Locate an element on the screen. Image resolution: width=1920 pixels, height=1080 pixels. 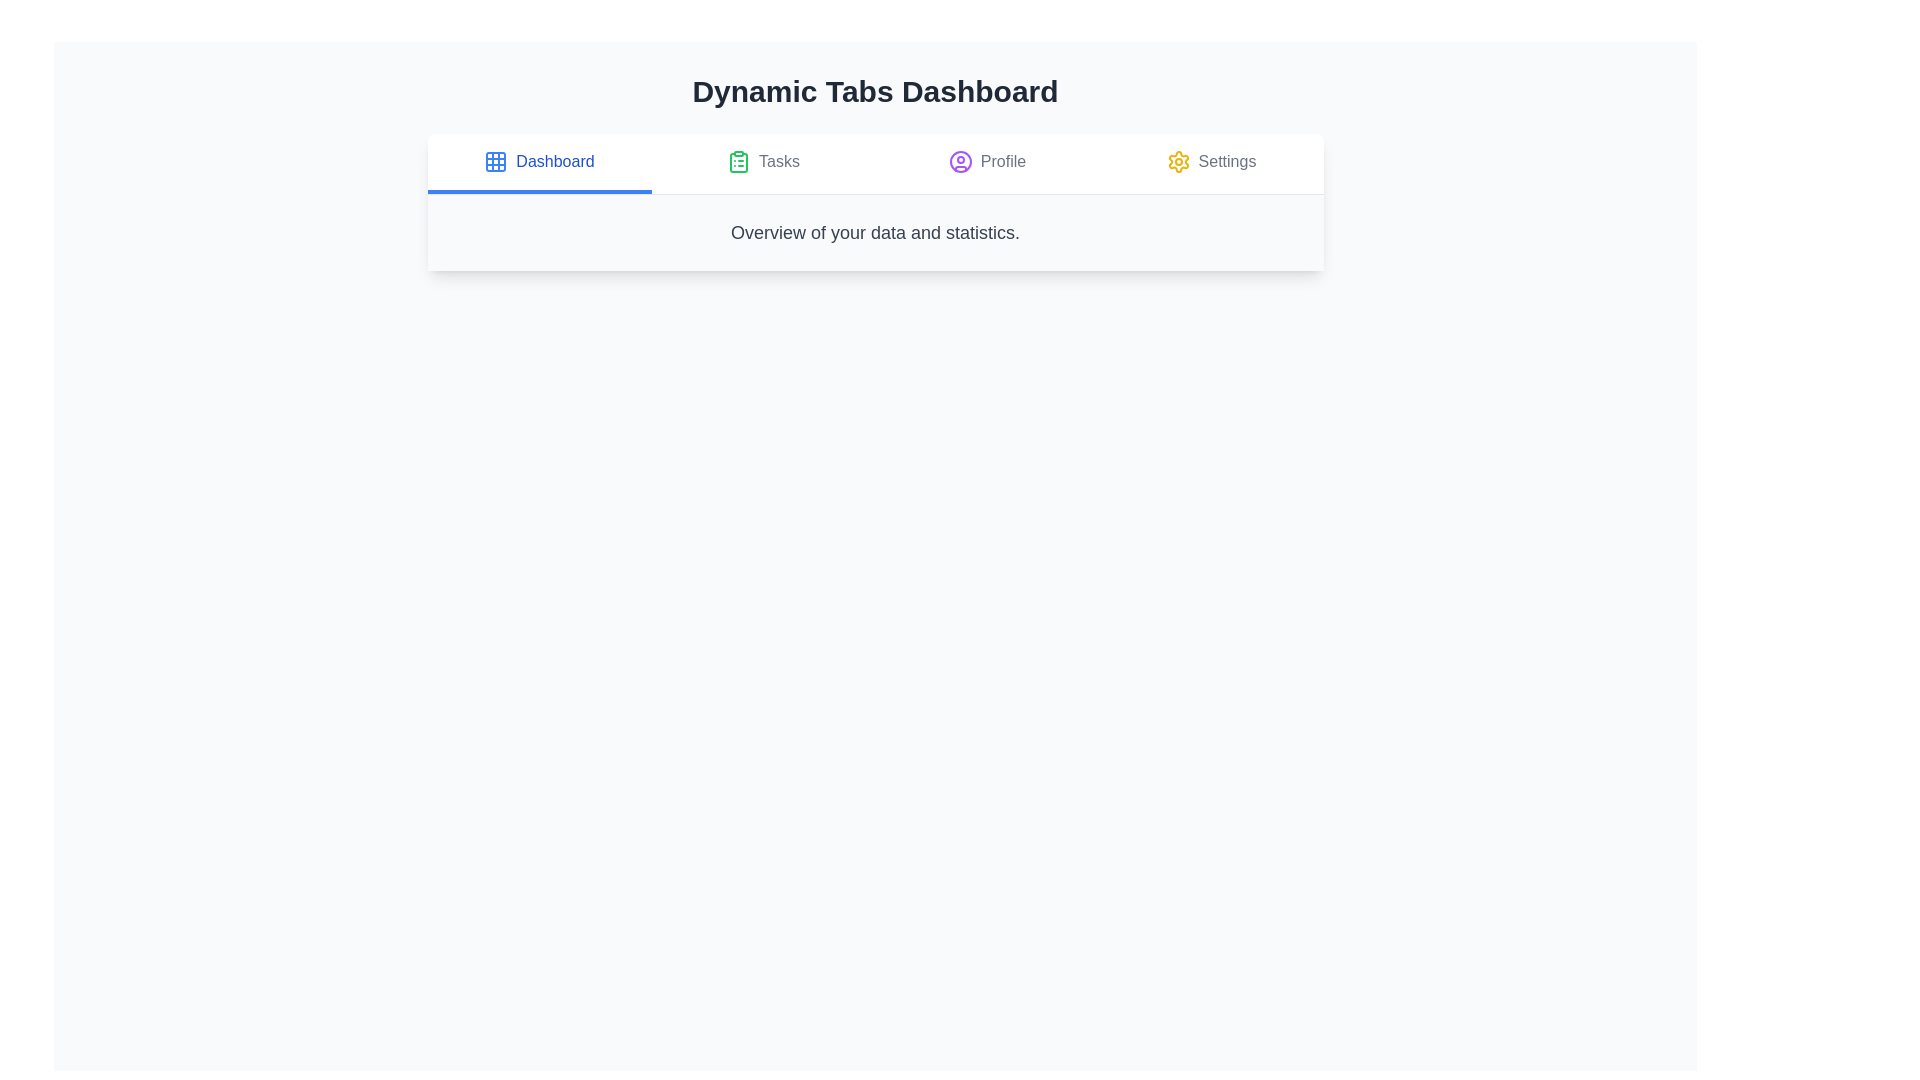
the 'Dashboard' Tab button using keyboard navigation is located at coordinates (539, 163).